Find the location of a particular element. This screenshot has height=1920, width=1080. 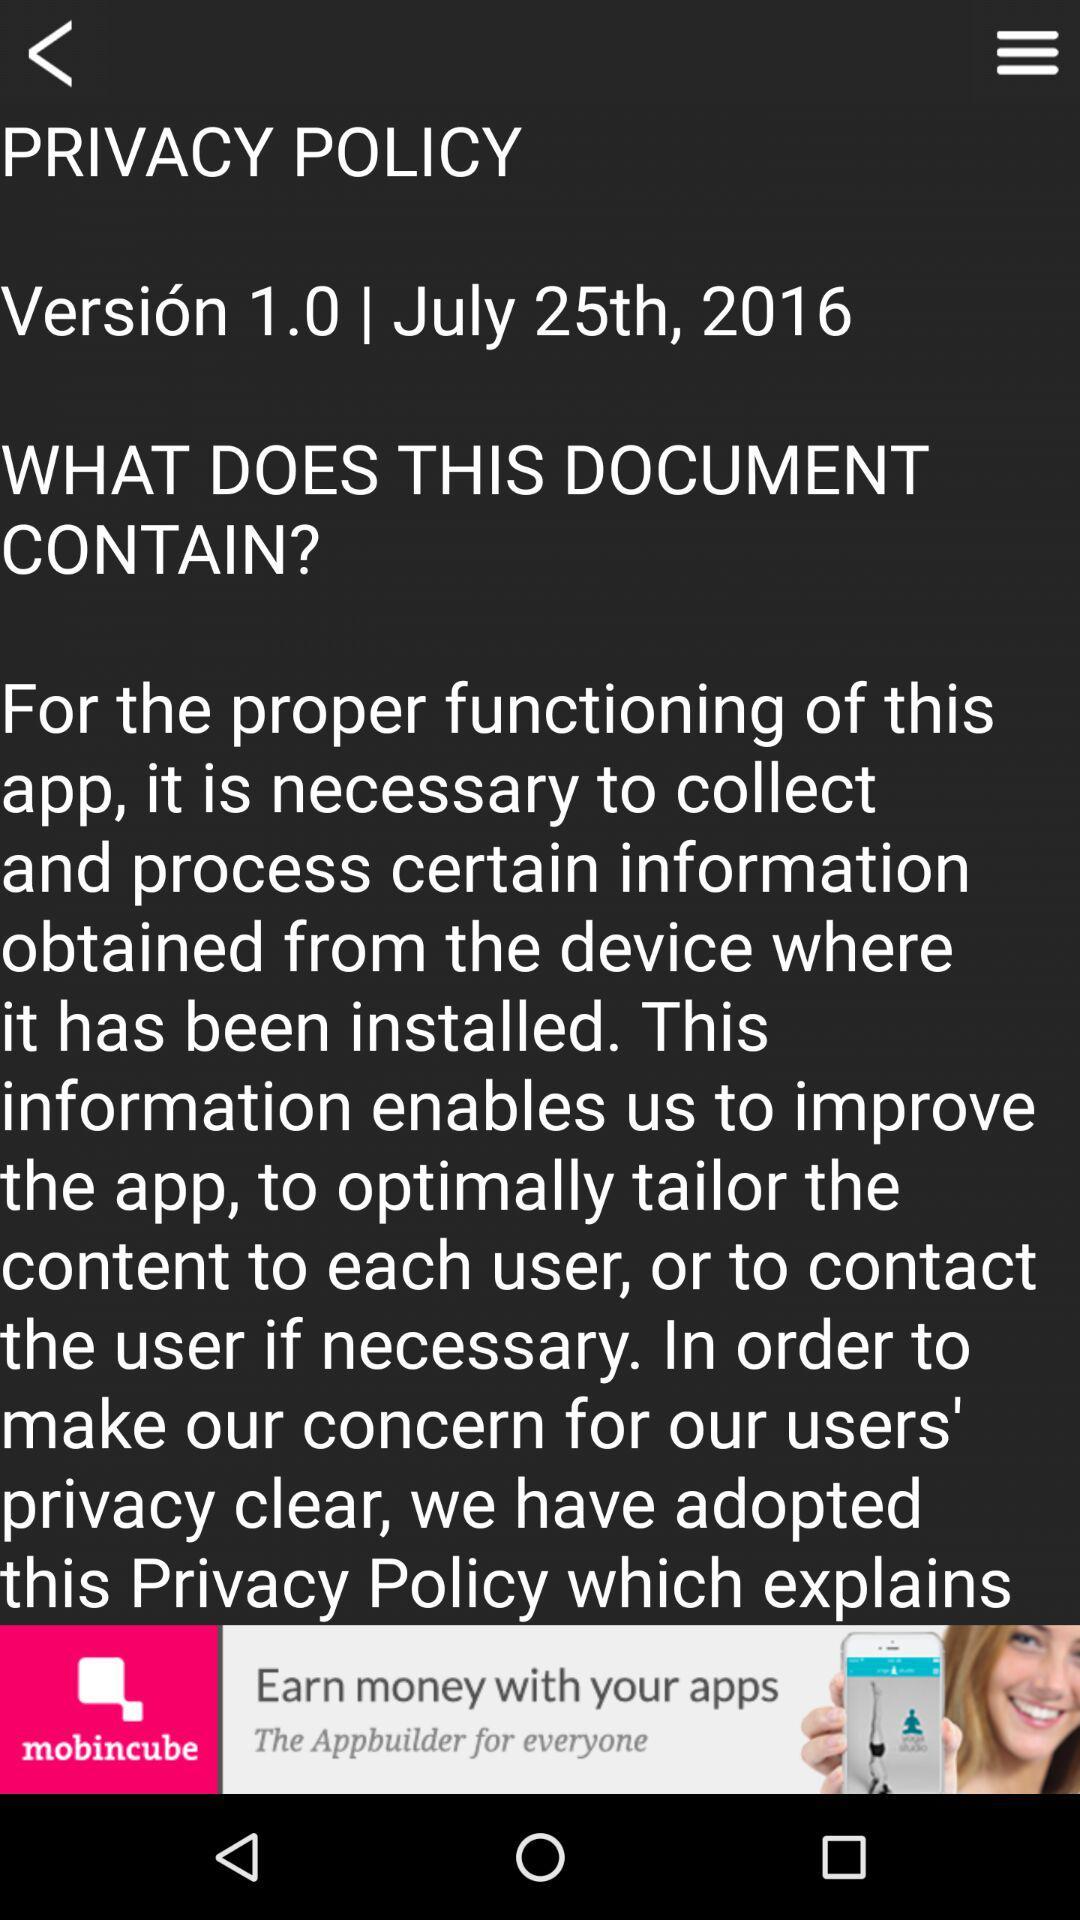

the arrow_backward icon is located at coordinates (53, 55).